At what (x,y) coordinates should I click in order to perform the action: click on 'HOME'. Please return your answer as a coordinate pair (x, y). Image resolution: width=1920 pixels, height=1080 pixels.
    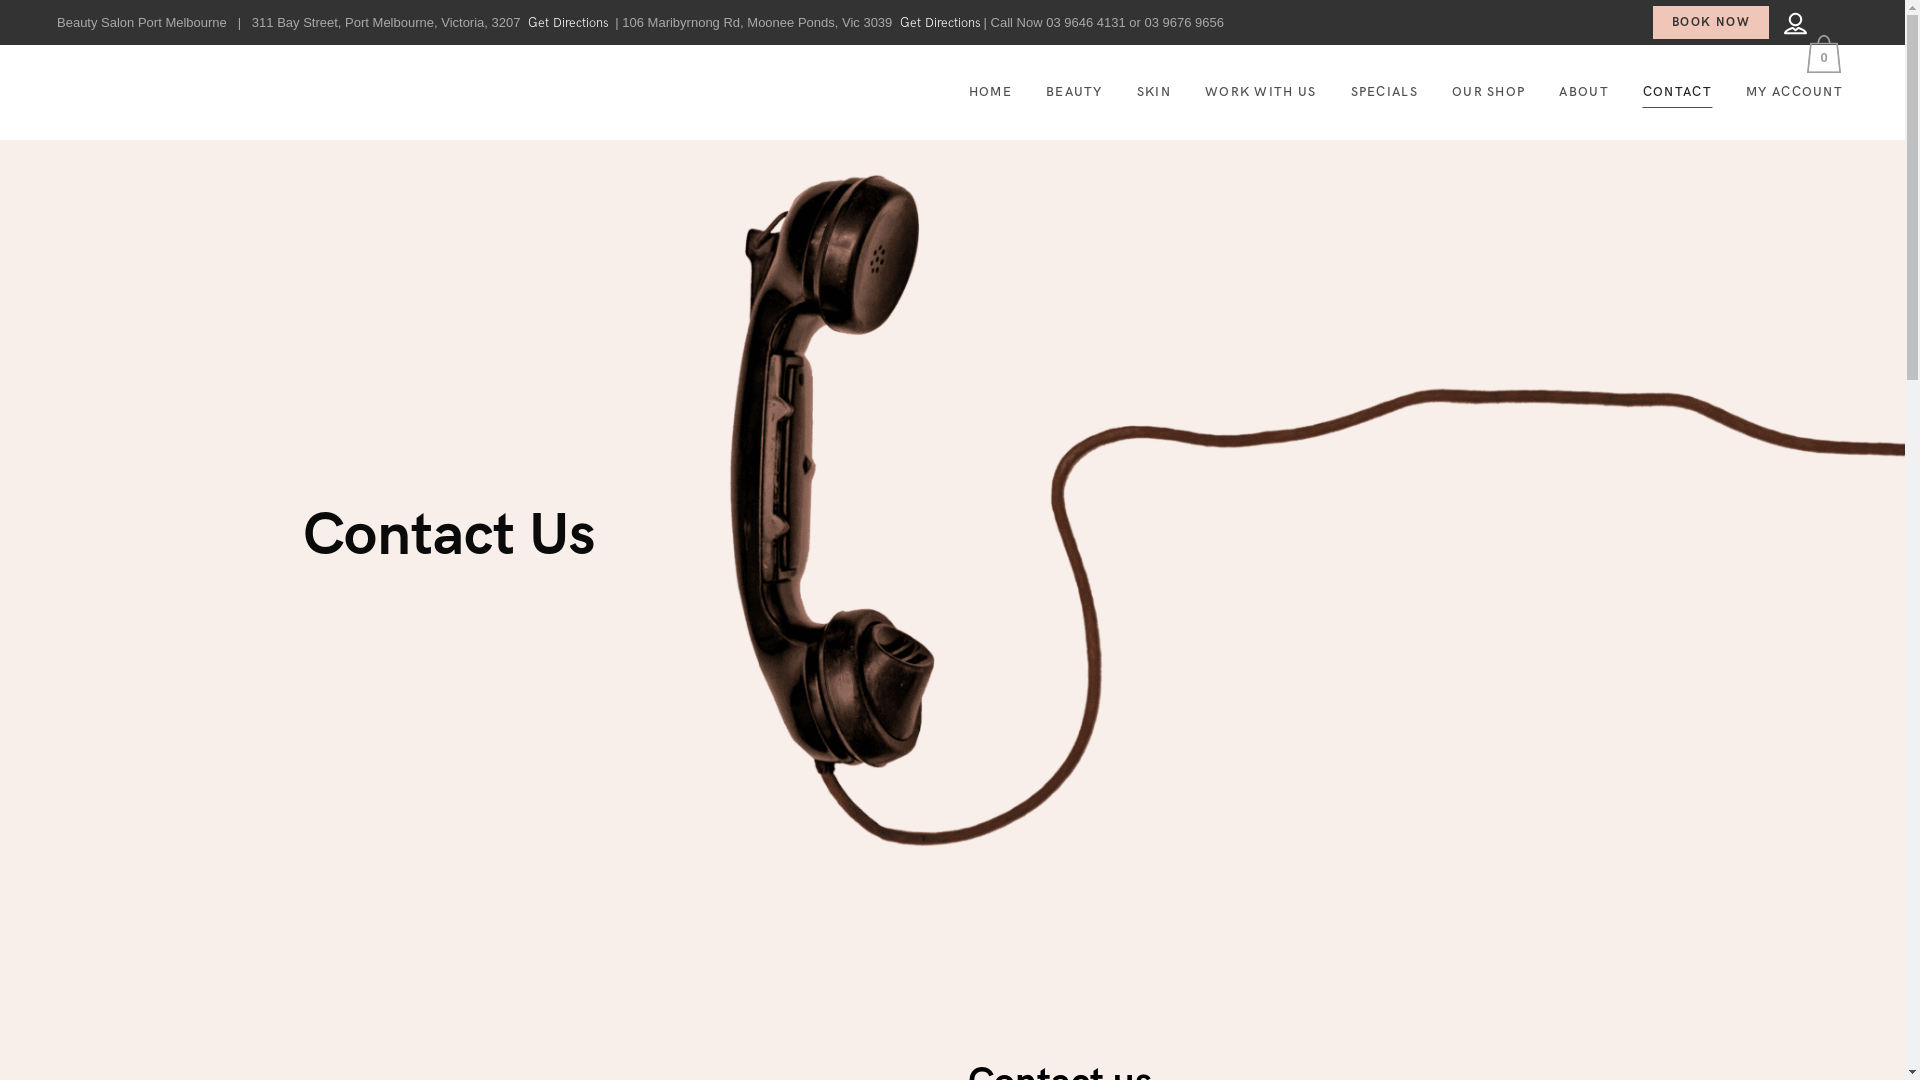
    Looking at the image, I should click on (990, 92).